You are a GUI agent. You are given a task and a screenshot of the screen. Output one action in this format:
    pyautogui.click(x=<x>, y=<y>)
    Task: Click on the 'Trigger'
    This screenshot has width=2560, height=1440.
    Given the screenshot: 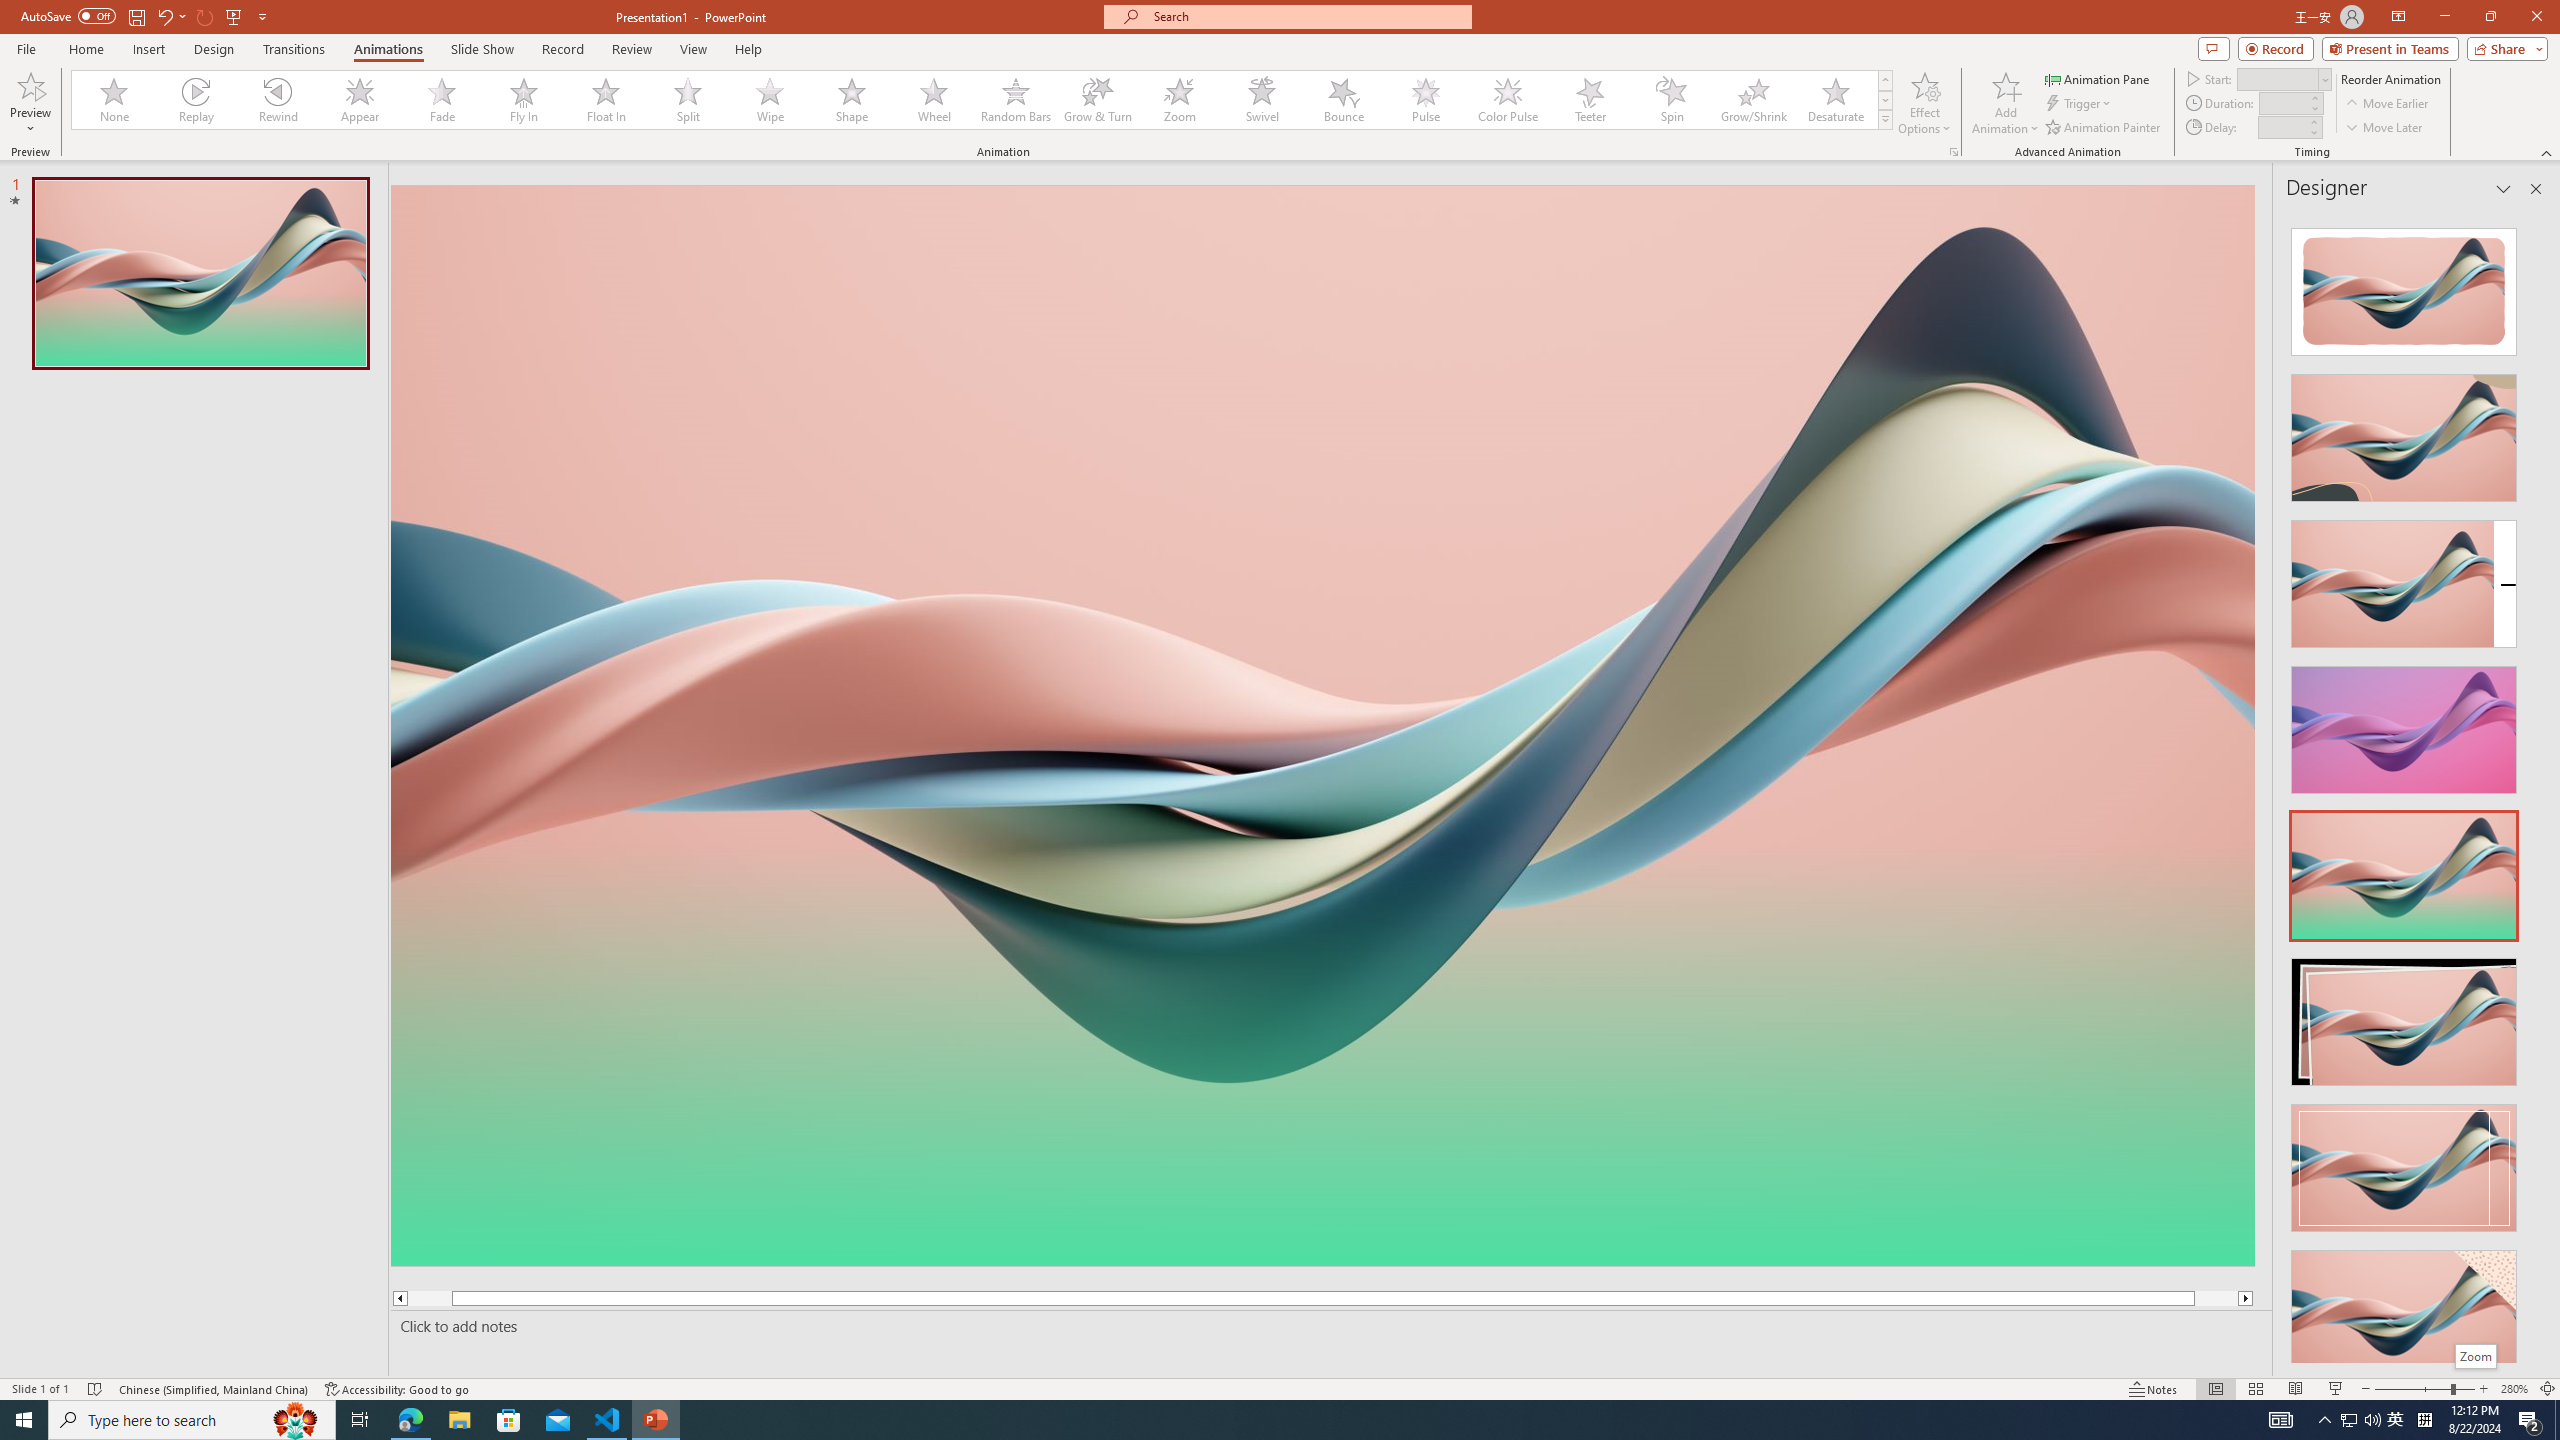 What is the action you would take?
    pyautogui.click(x=2079, y=103)
    